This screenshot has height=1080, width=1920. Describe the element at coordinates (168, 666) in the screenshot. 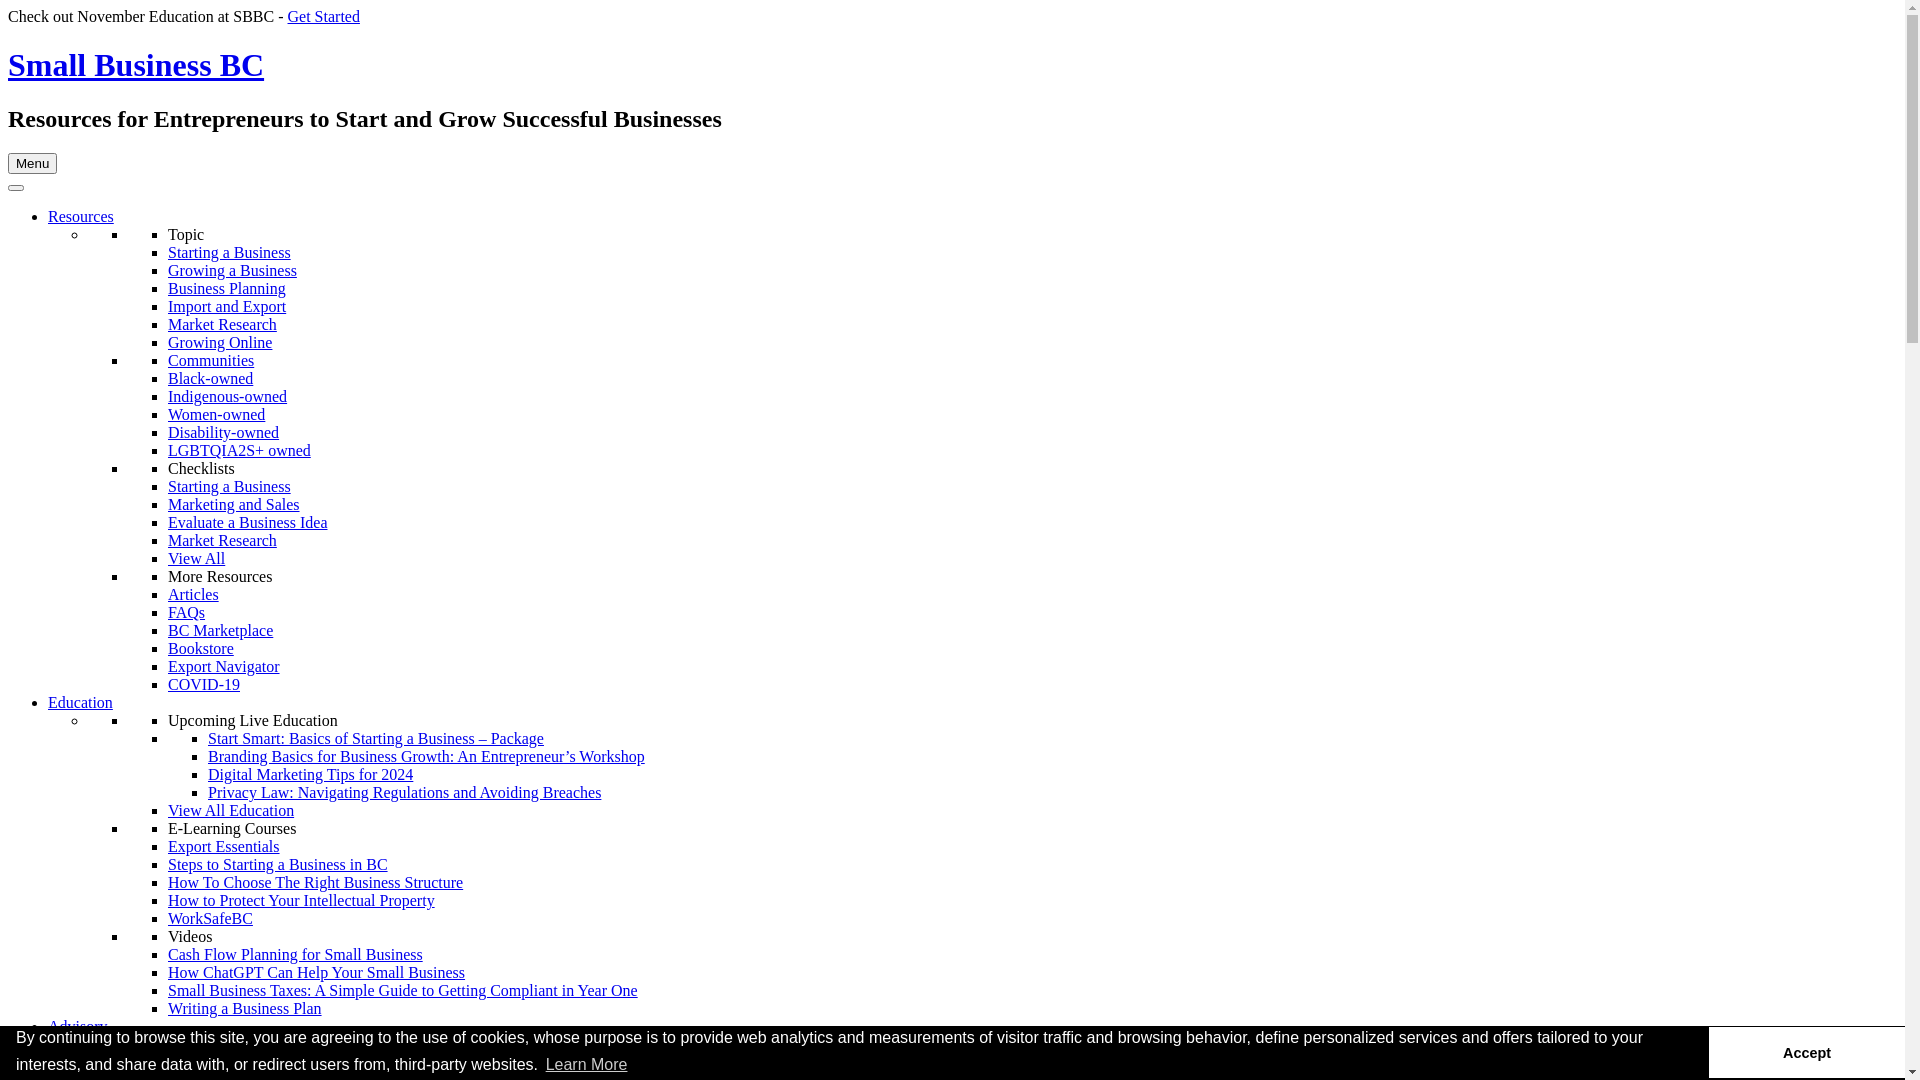

I see `'Export Navigator'` at that location.